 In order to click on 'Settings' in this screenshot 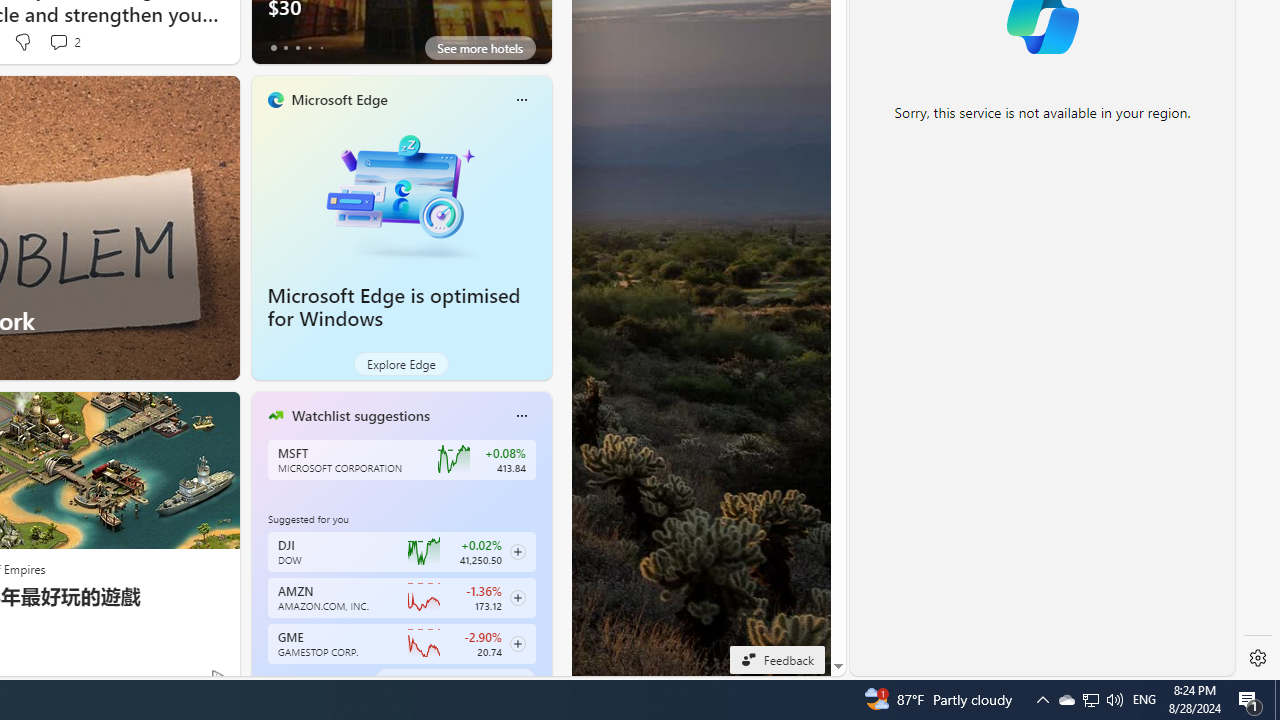, I will do `click(1257, 658)`.